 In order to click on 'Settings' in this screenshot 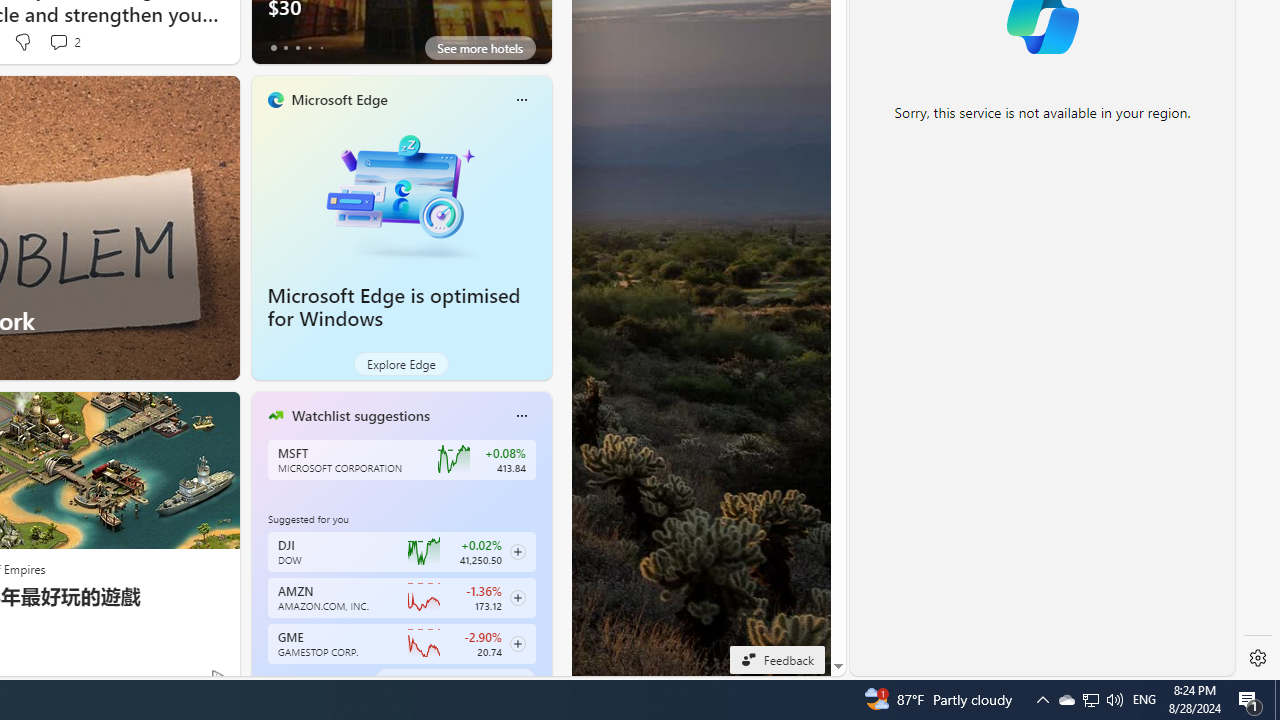, I will do `click(1257, 658)`.